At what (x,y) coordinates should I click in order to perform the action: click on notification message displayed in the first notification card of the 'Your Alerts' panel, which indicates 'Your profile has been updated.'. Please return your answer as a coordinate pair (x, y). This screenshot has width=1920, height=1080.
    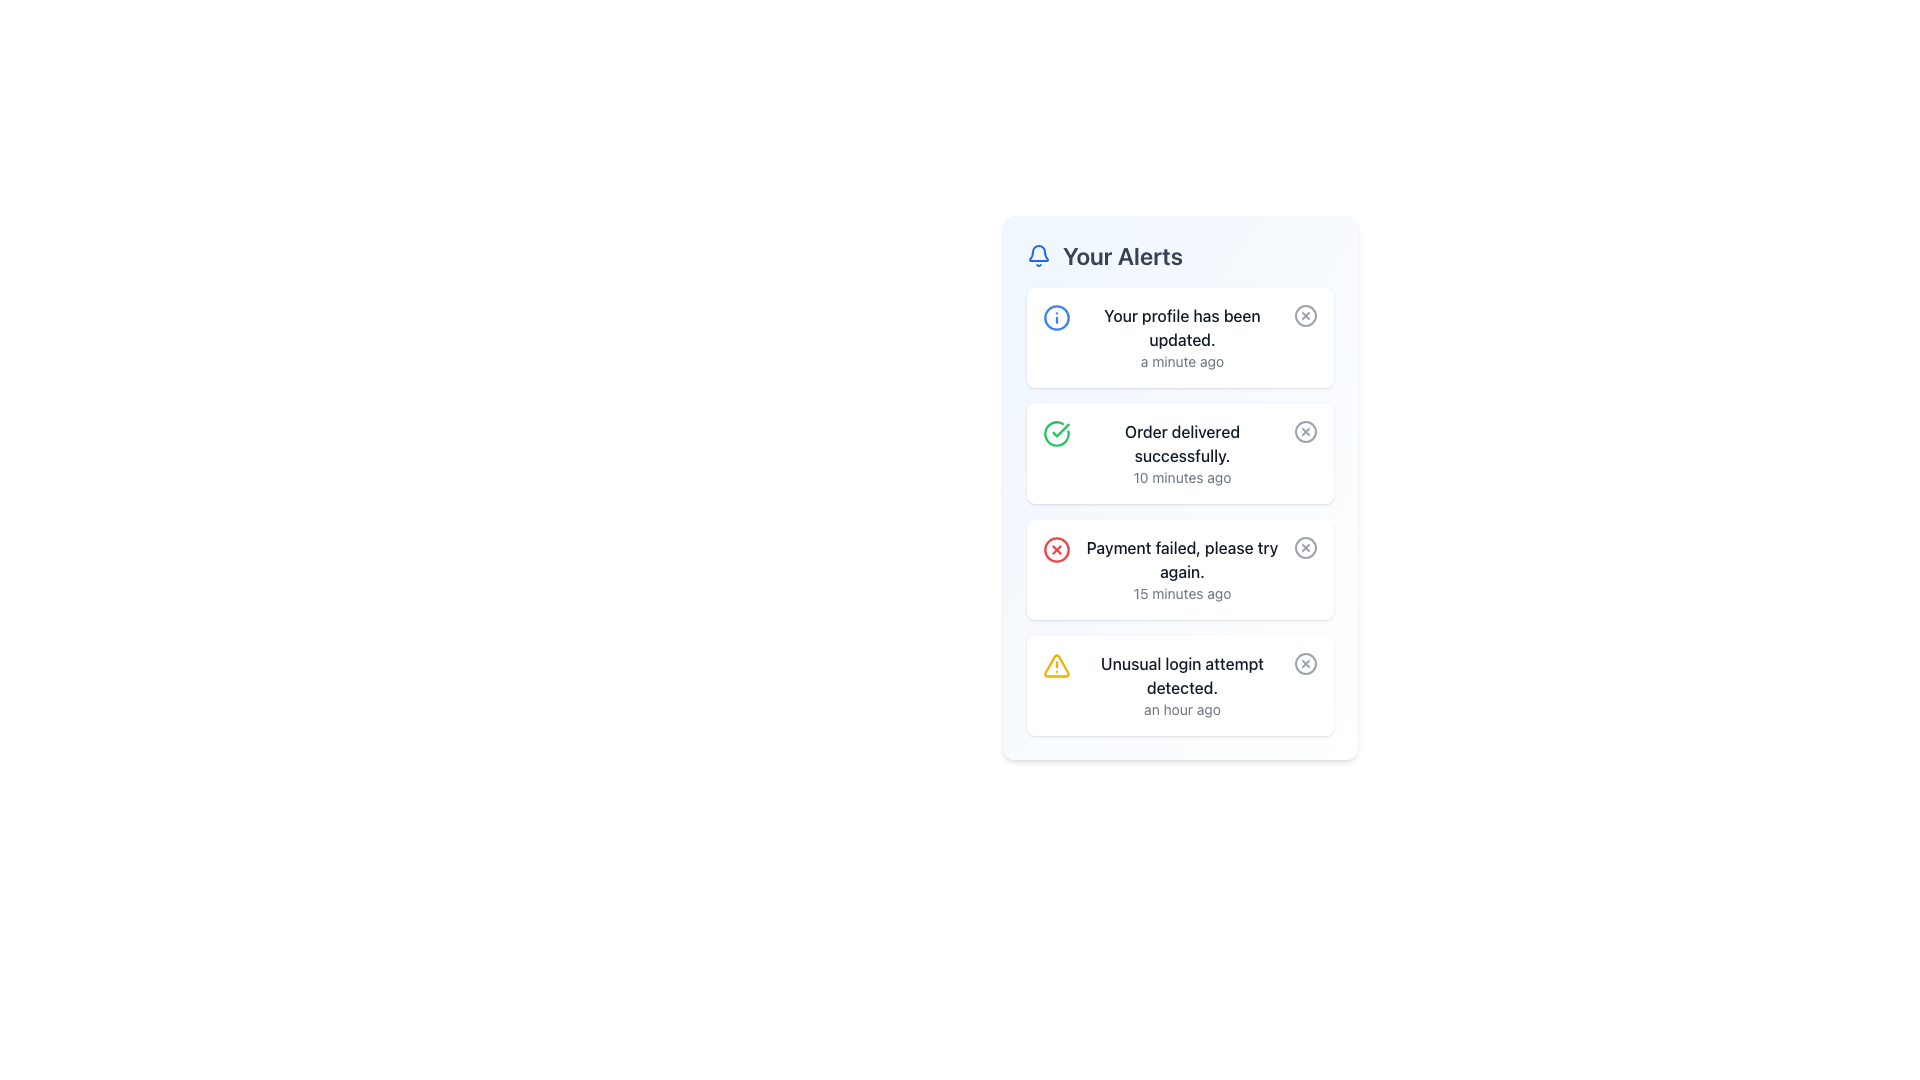
    Looking at the image, I should click on (1182, 337).